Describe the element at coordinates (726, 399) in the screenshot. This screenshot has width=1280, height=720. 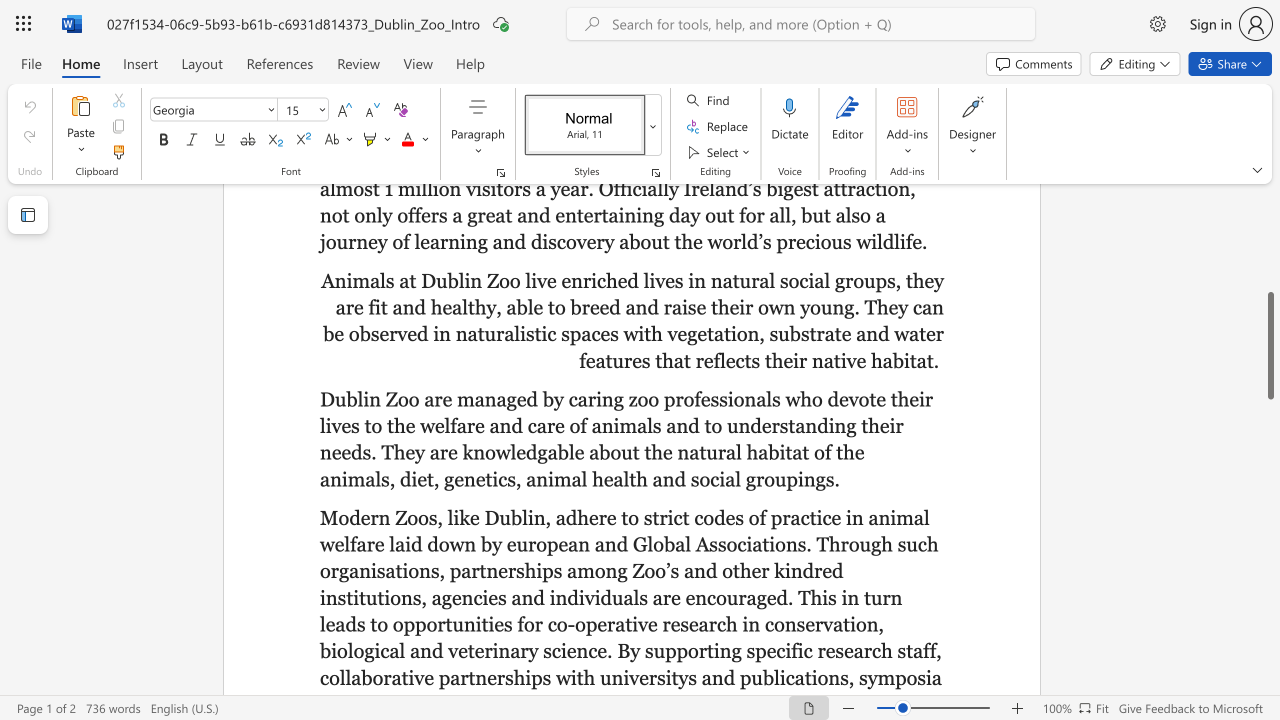
I see `the subset text "ionals who devote their lives to the welfare and care of animals and to understanding their needs. They are" within the text "Dublin Zoo are managed by caring zoo professionals who devote their lives to the welfare and care of animals and to understanding their needs. They are knowledgable about the natural habitat of the animals,"` at that location.